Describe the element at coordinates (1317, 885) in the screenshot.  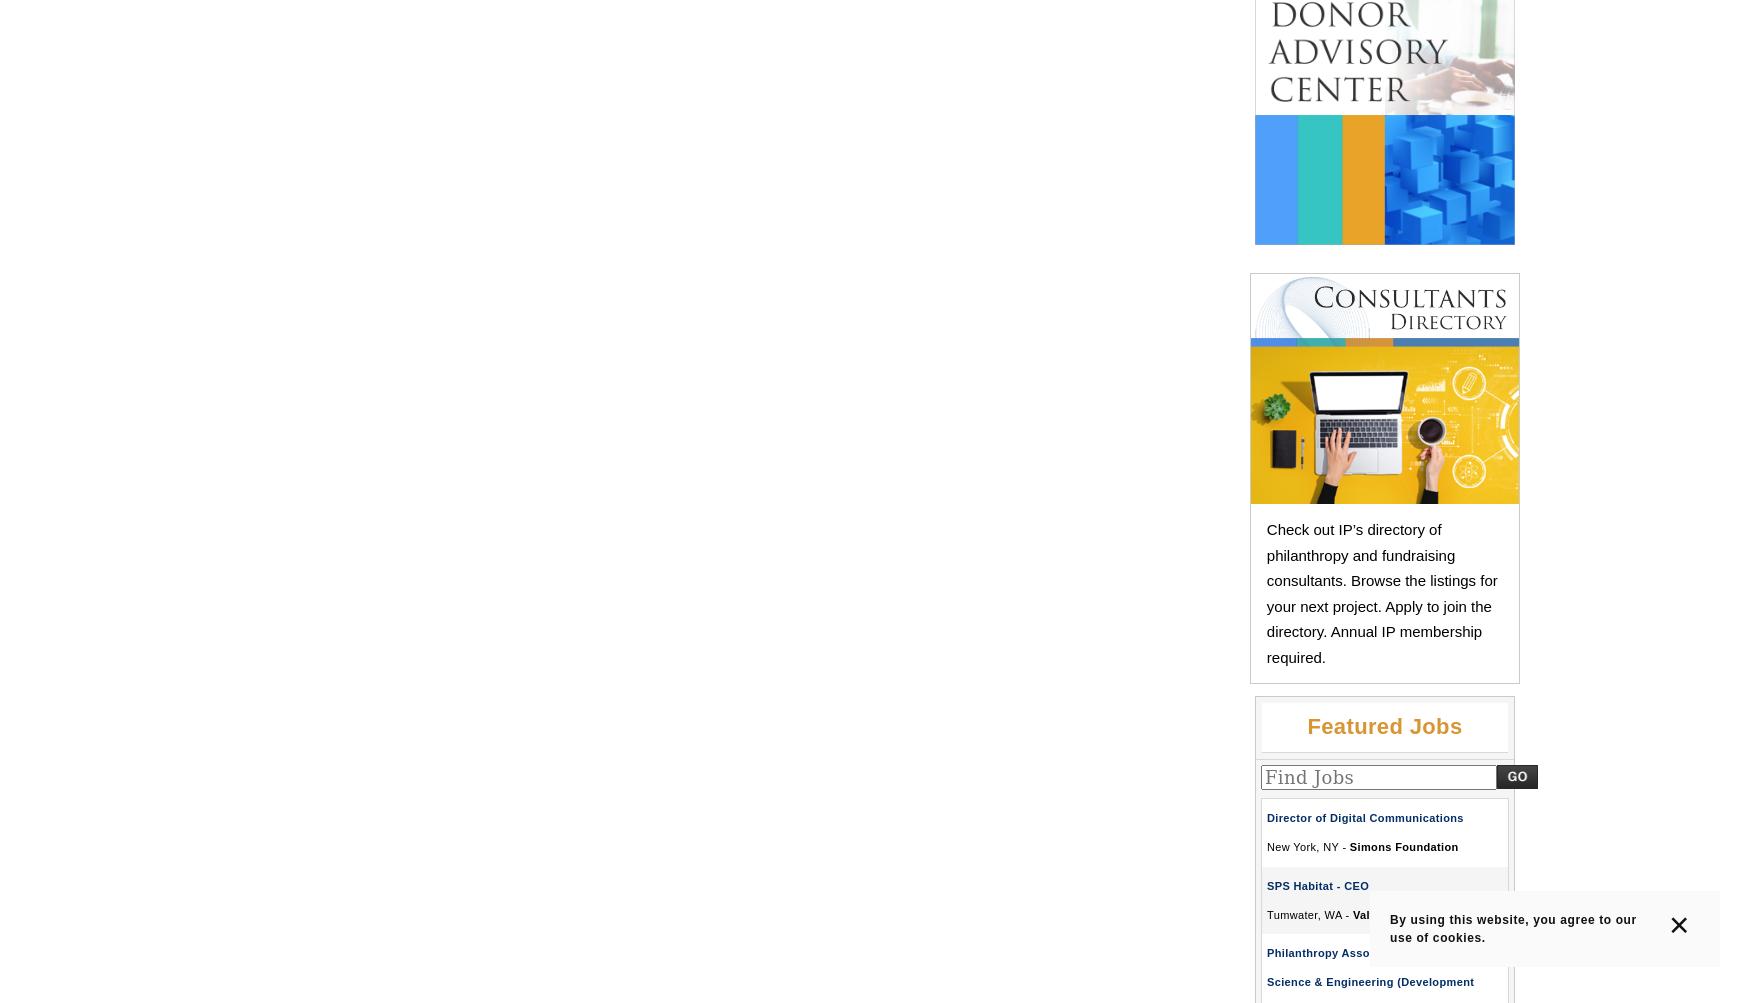
I see `'SPS Habitat - CEO'` at that location.